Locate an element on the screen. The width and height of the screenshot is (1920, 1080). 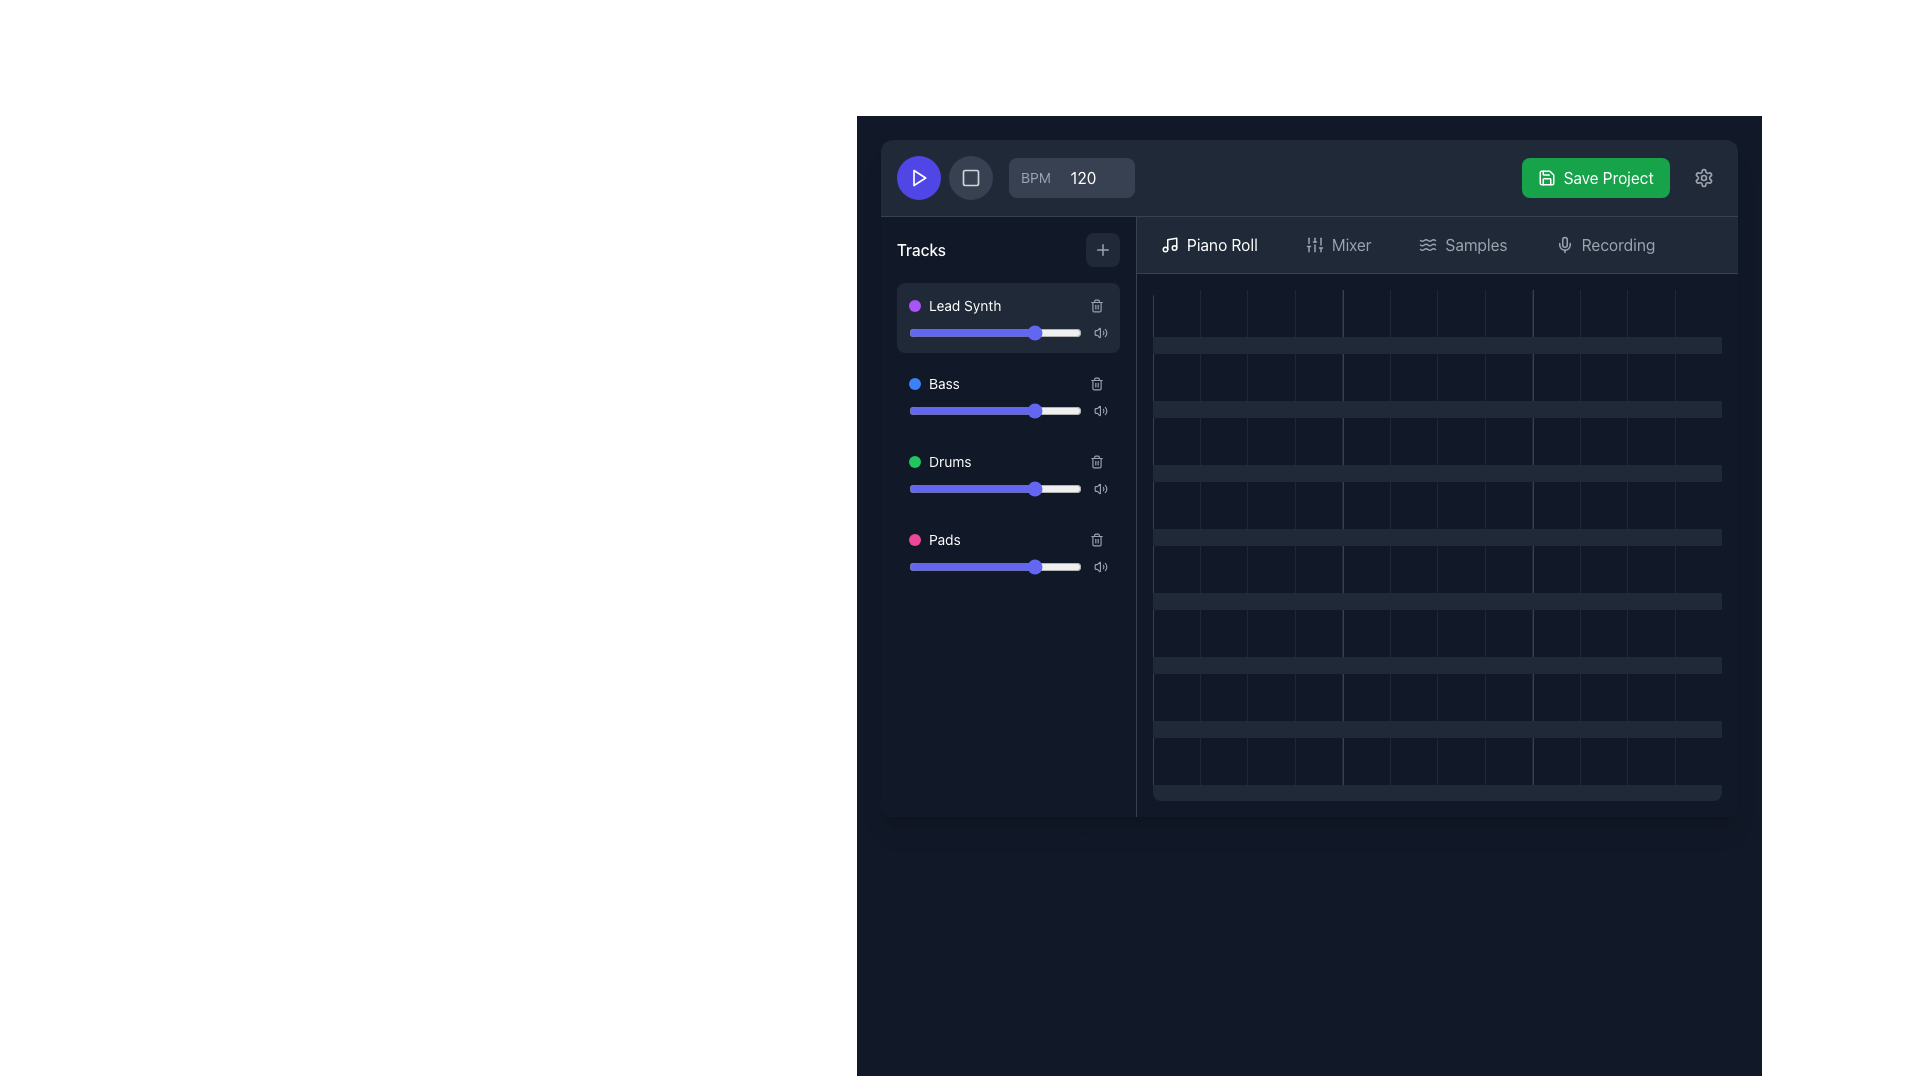
the 'Beats Per Minute' (BPM) label located in the top-left section of the interface, positioned between the stop button and the numeric input box is located at coordinates (1015, 176).